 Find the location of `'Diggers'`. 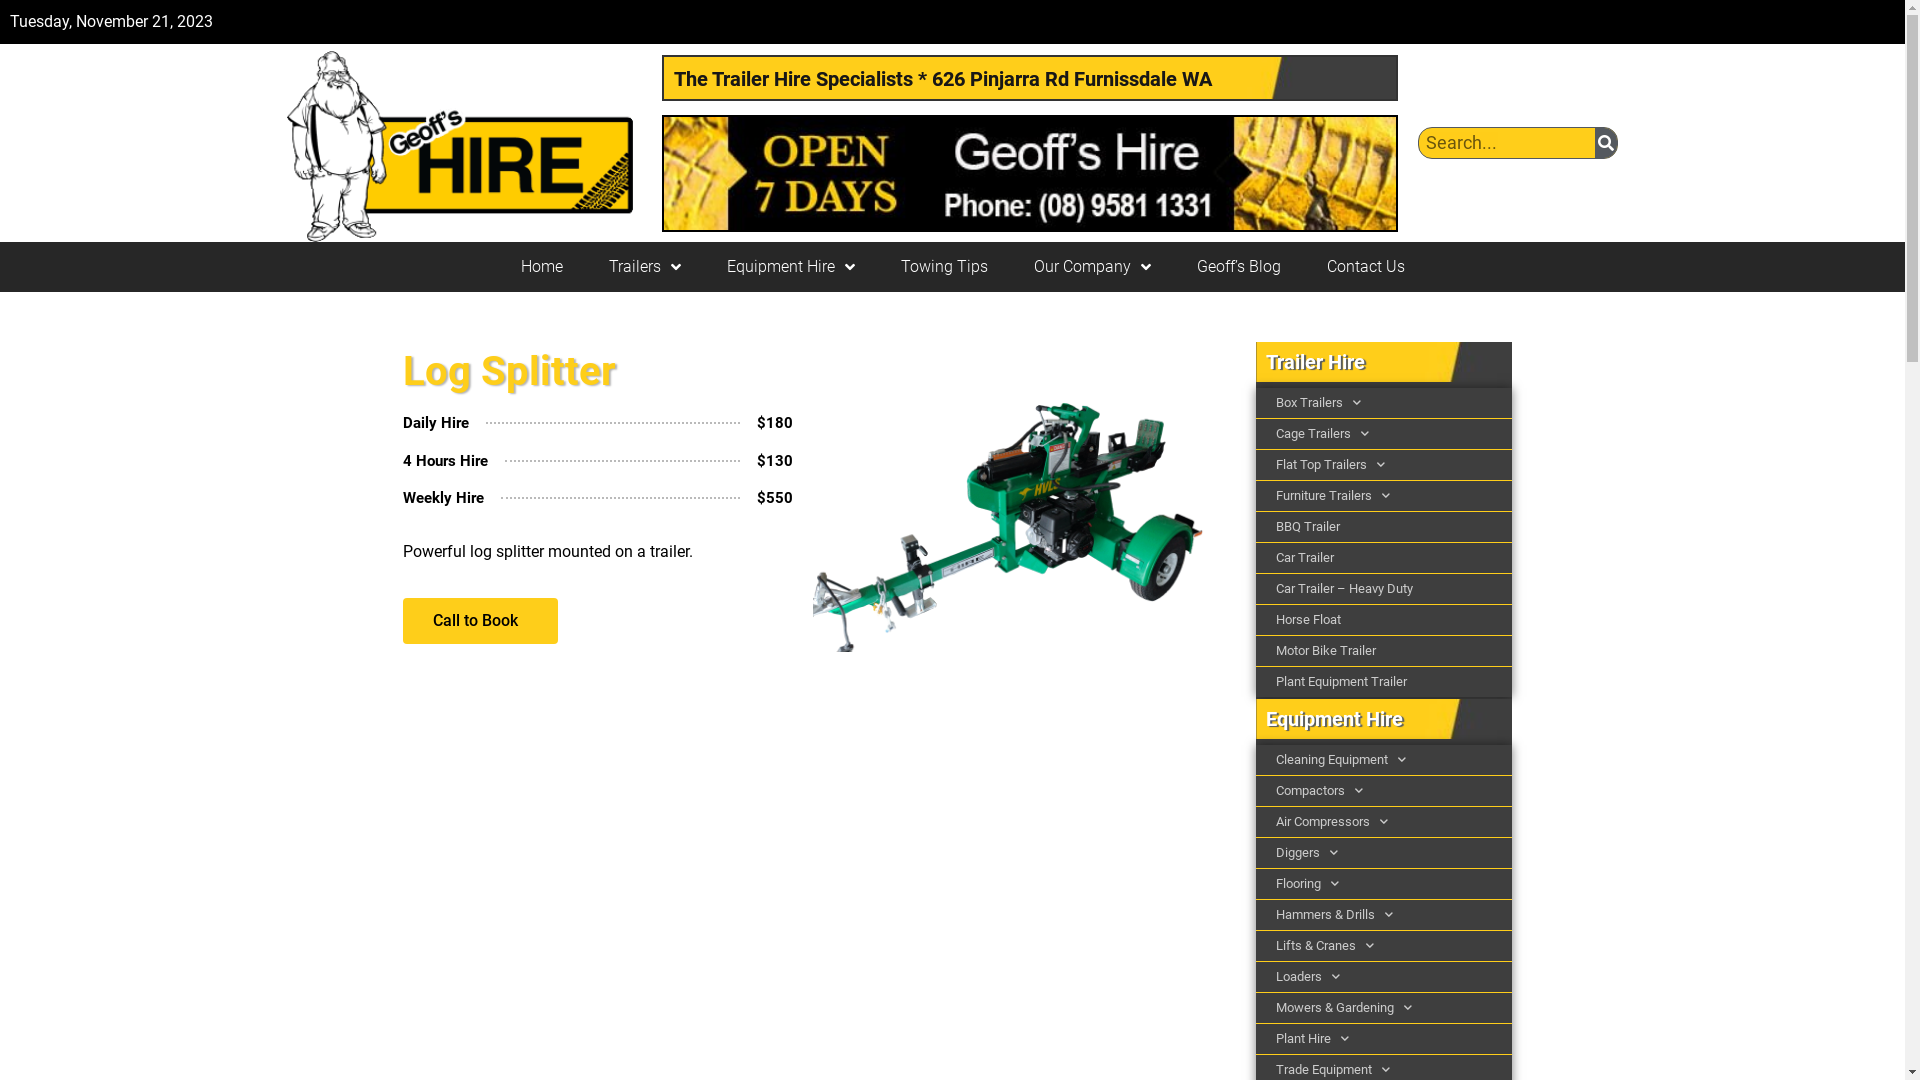

'Diggers' is located at coordinates (1255, 852).